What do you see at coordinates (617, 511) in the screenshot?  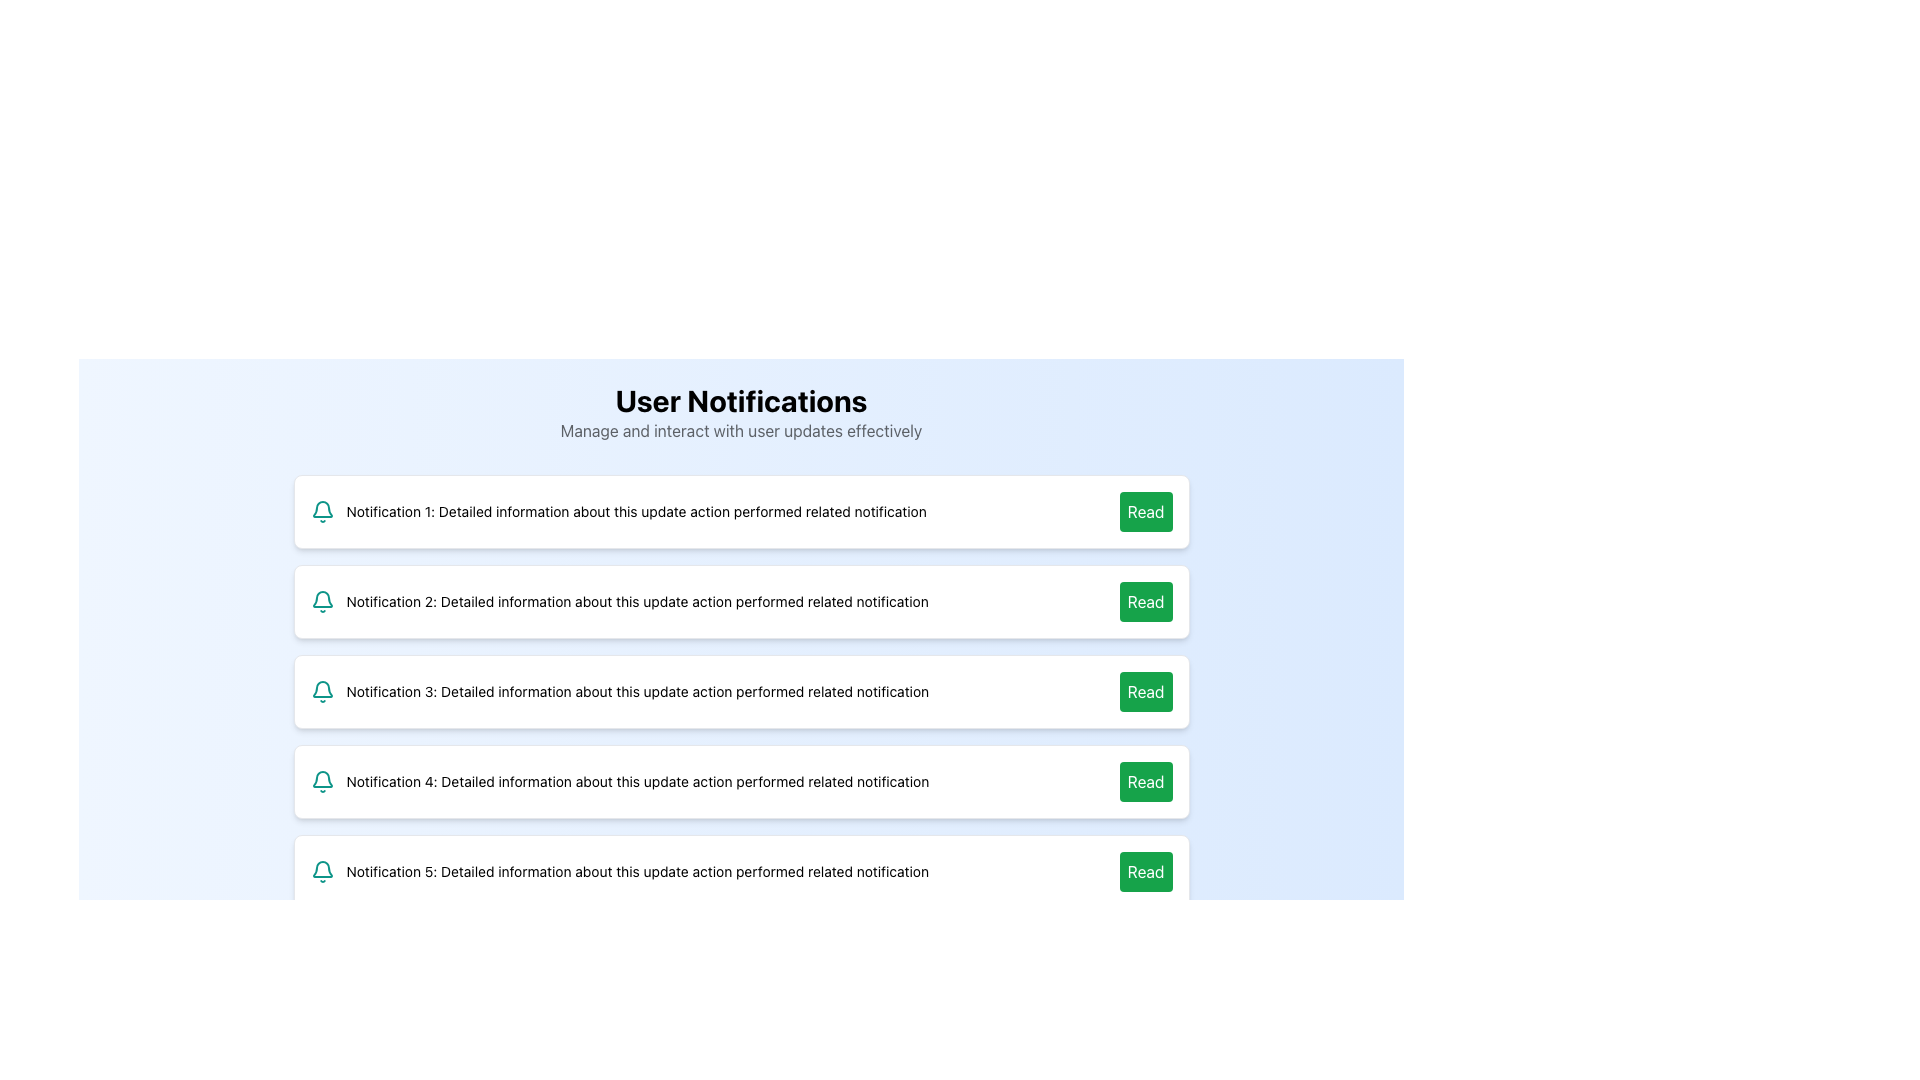 I see `the topmost Notification item in the list of notifications, which provides detailed information about a specific update or action` at bounding box center [617, 511].